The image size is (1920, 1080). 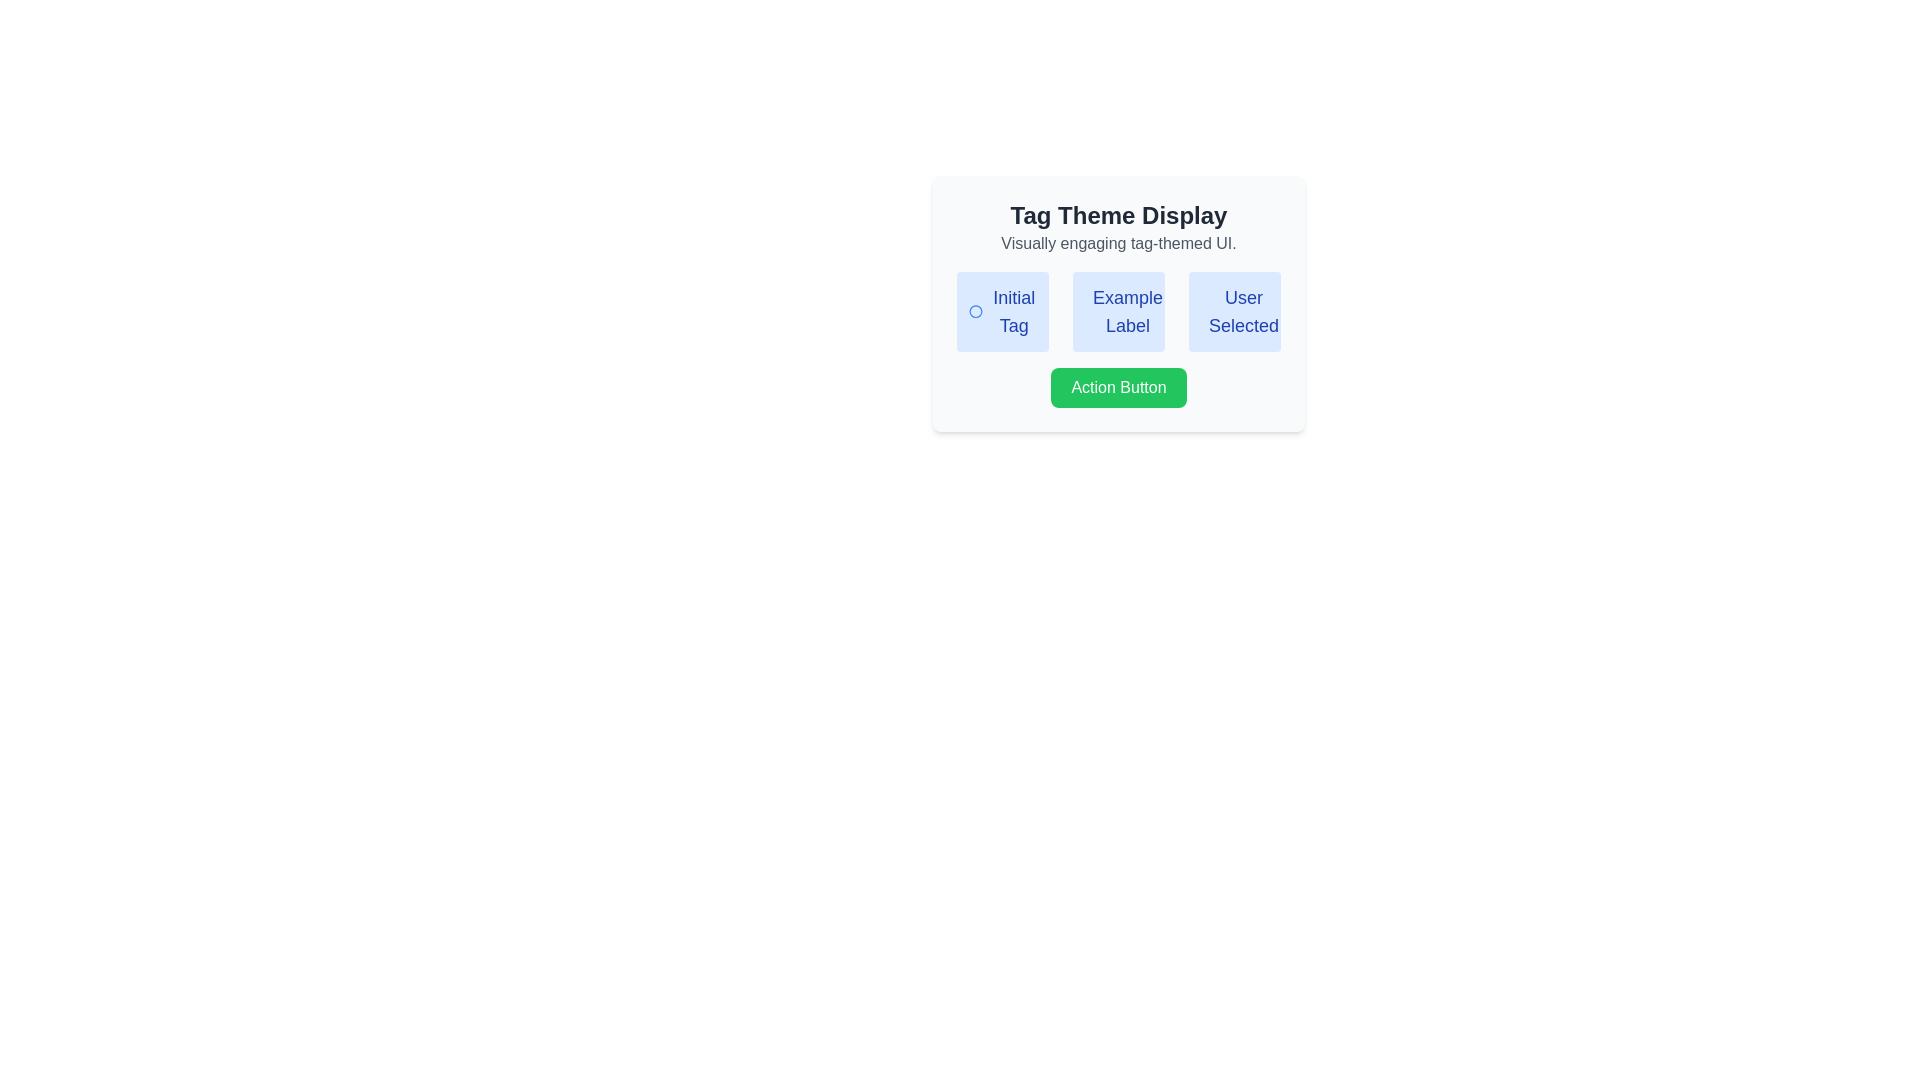 What do you see at coordinates (1128, 312) in the screenshot?
I see `text label within the central button located beneath the 'Tag Theme Display' heading` at bounding box center [1128, 312].